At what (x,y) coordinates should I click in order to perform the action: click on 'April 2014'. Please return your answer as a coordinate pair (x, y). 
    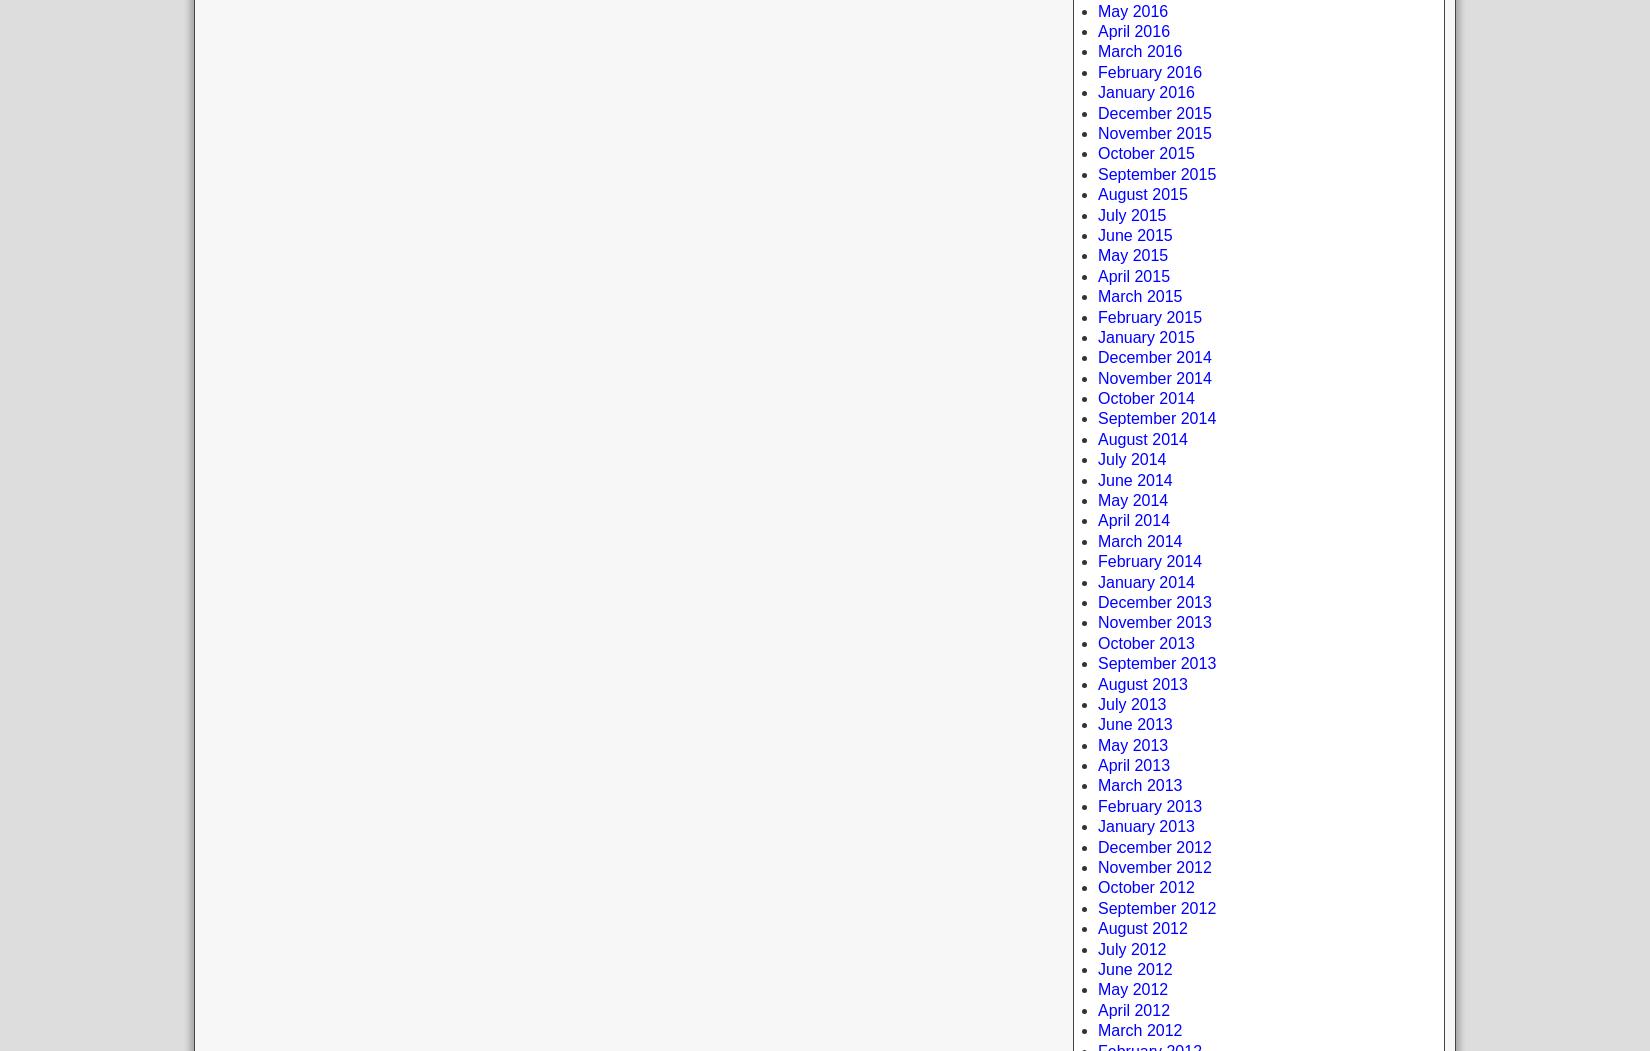
    Looking at the image, I should click on (1134, 520).